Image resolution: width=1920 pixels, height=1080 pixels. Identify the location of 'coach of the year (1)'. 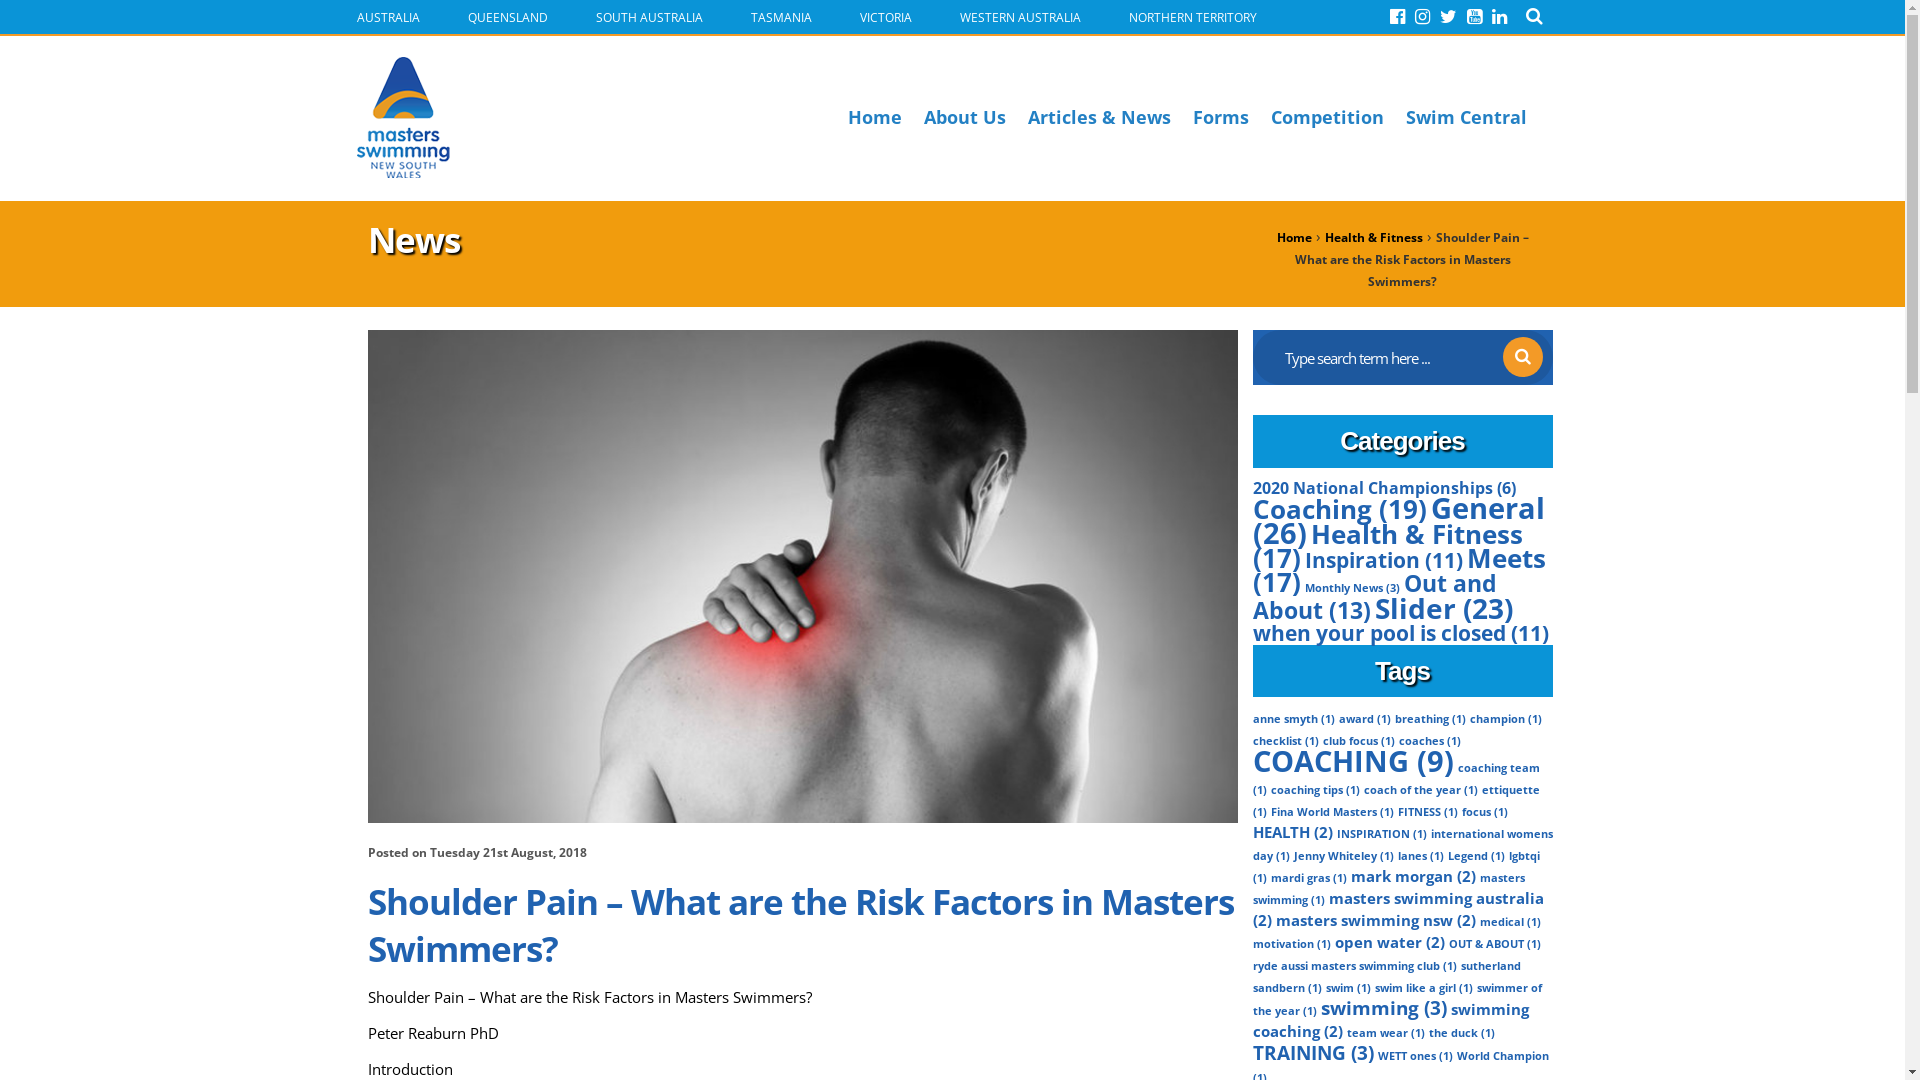
(1419, 789).